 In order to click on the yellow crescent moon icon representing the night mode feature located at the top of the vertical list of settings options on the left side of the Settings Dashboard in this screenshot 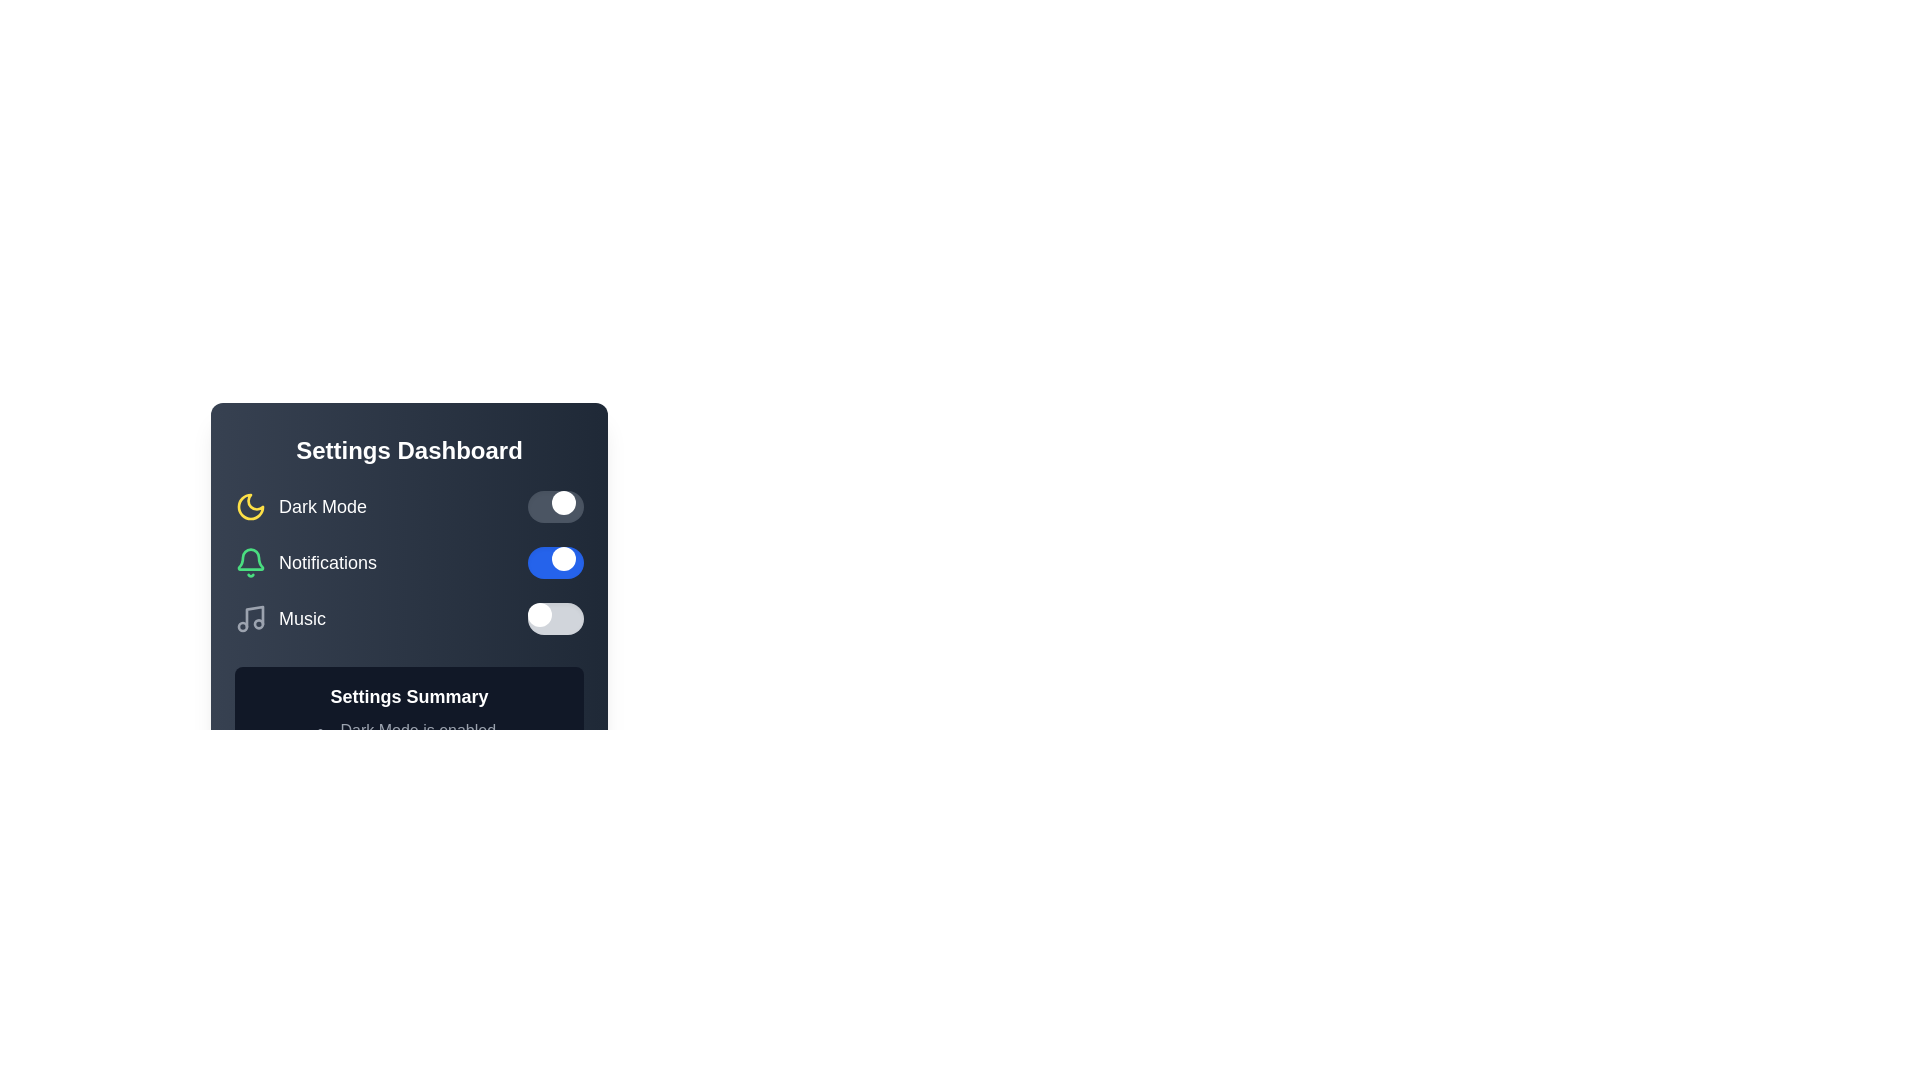, I will do `click(249, 505)`.